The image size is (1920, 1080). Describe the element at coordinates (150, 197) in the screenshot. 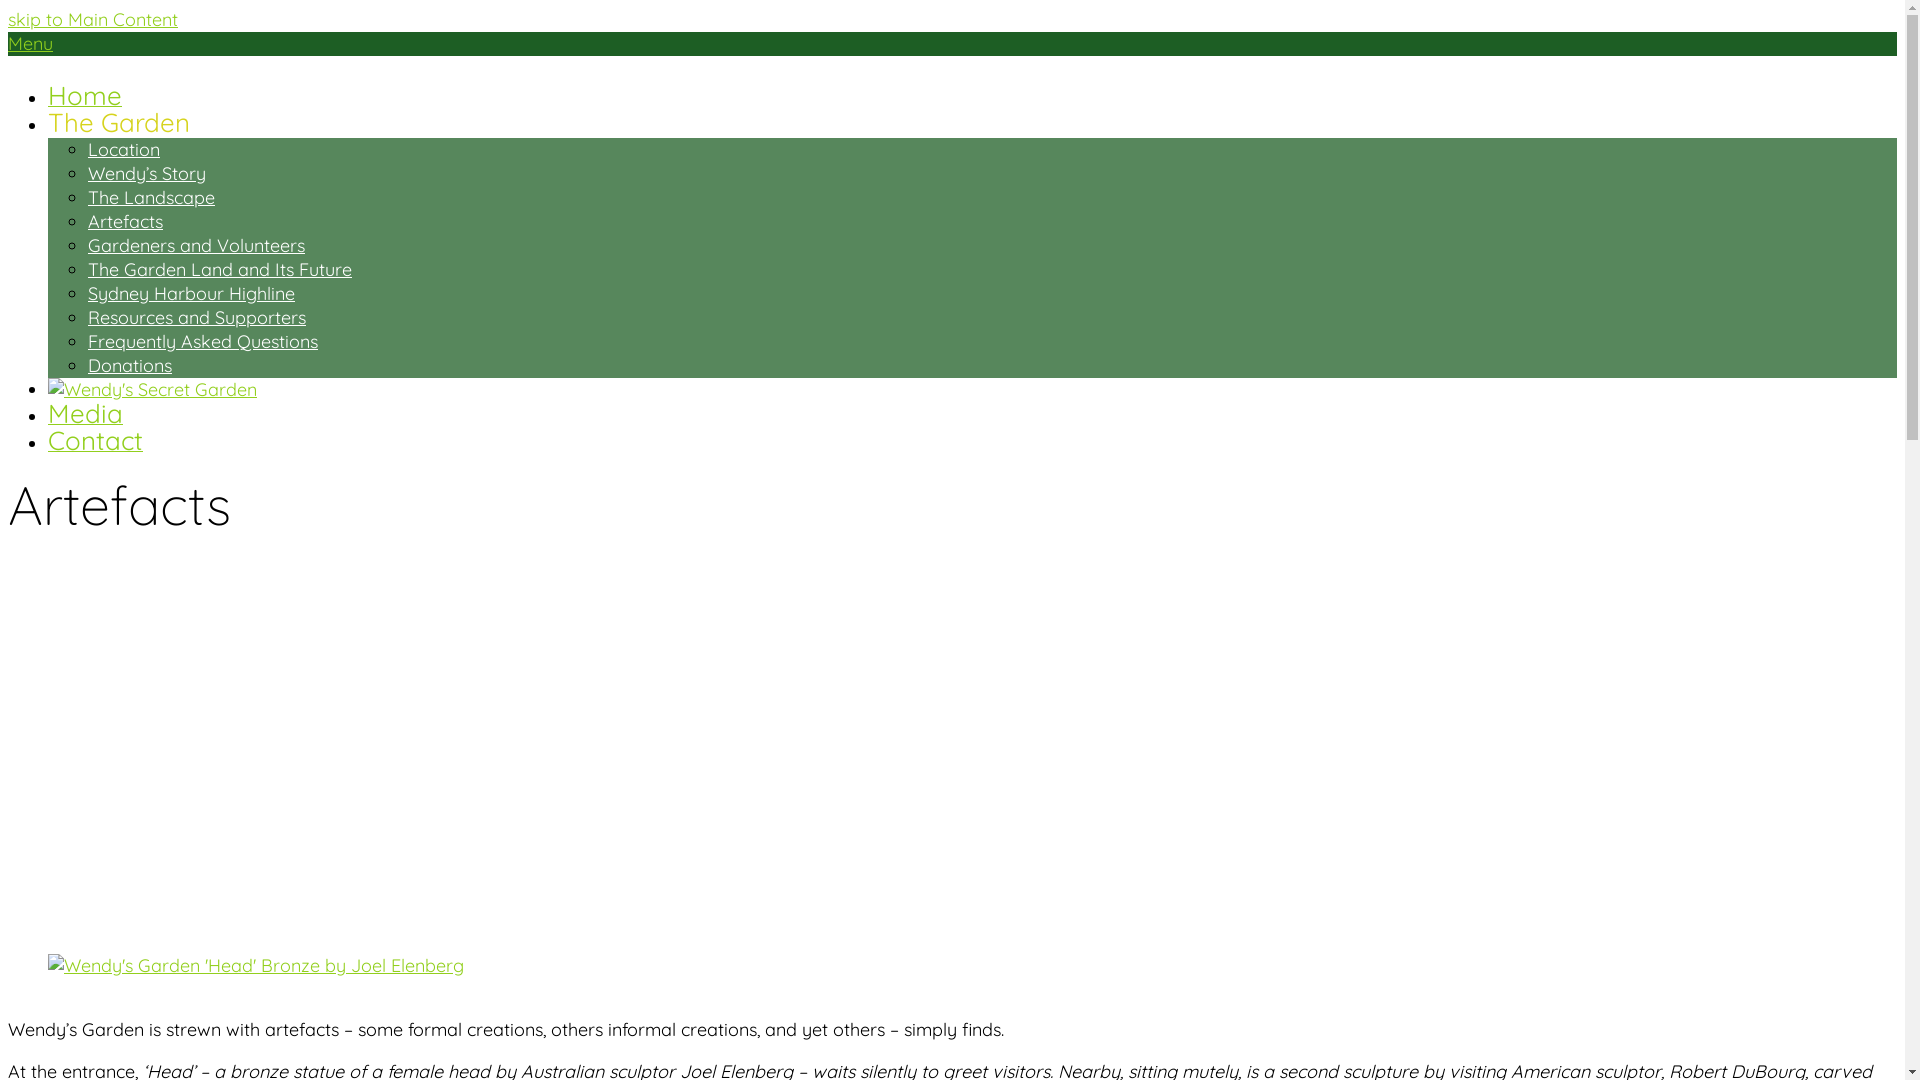

I see `'The Landscape'` at that location.